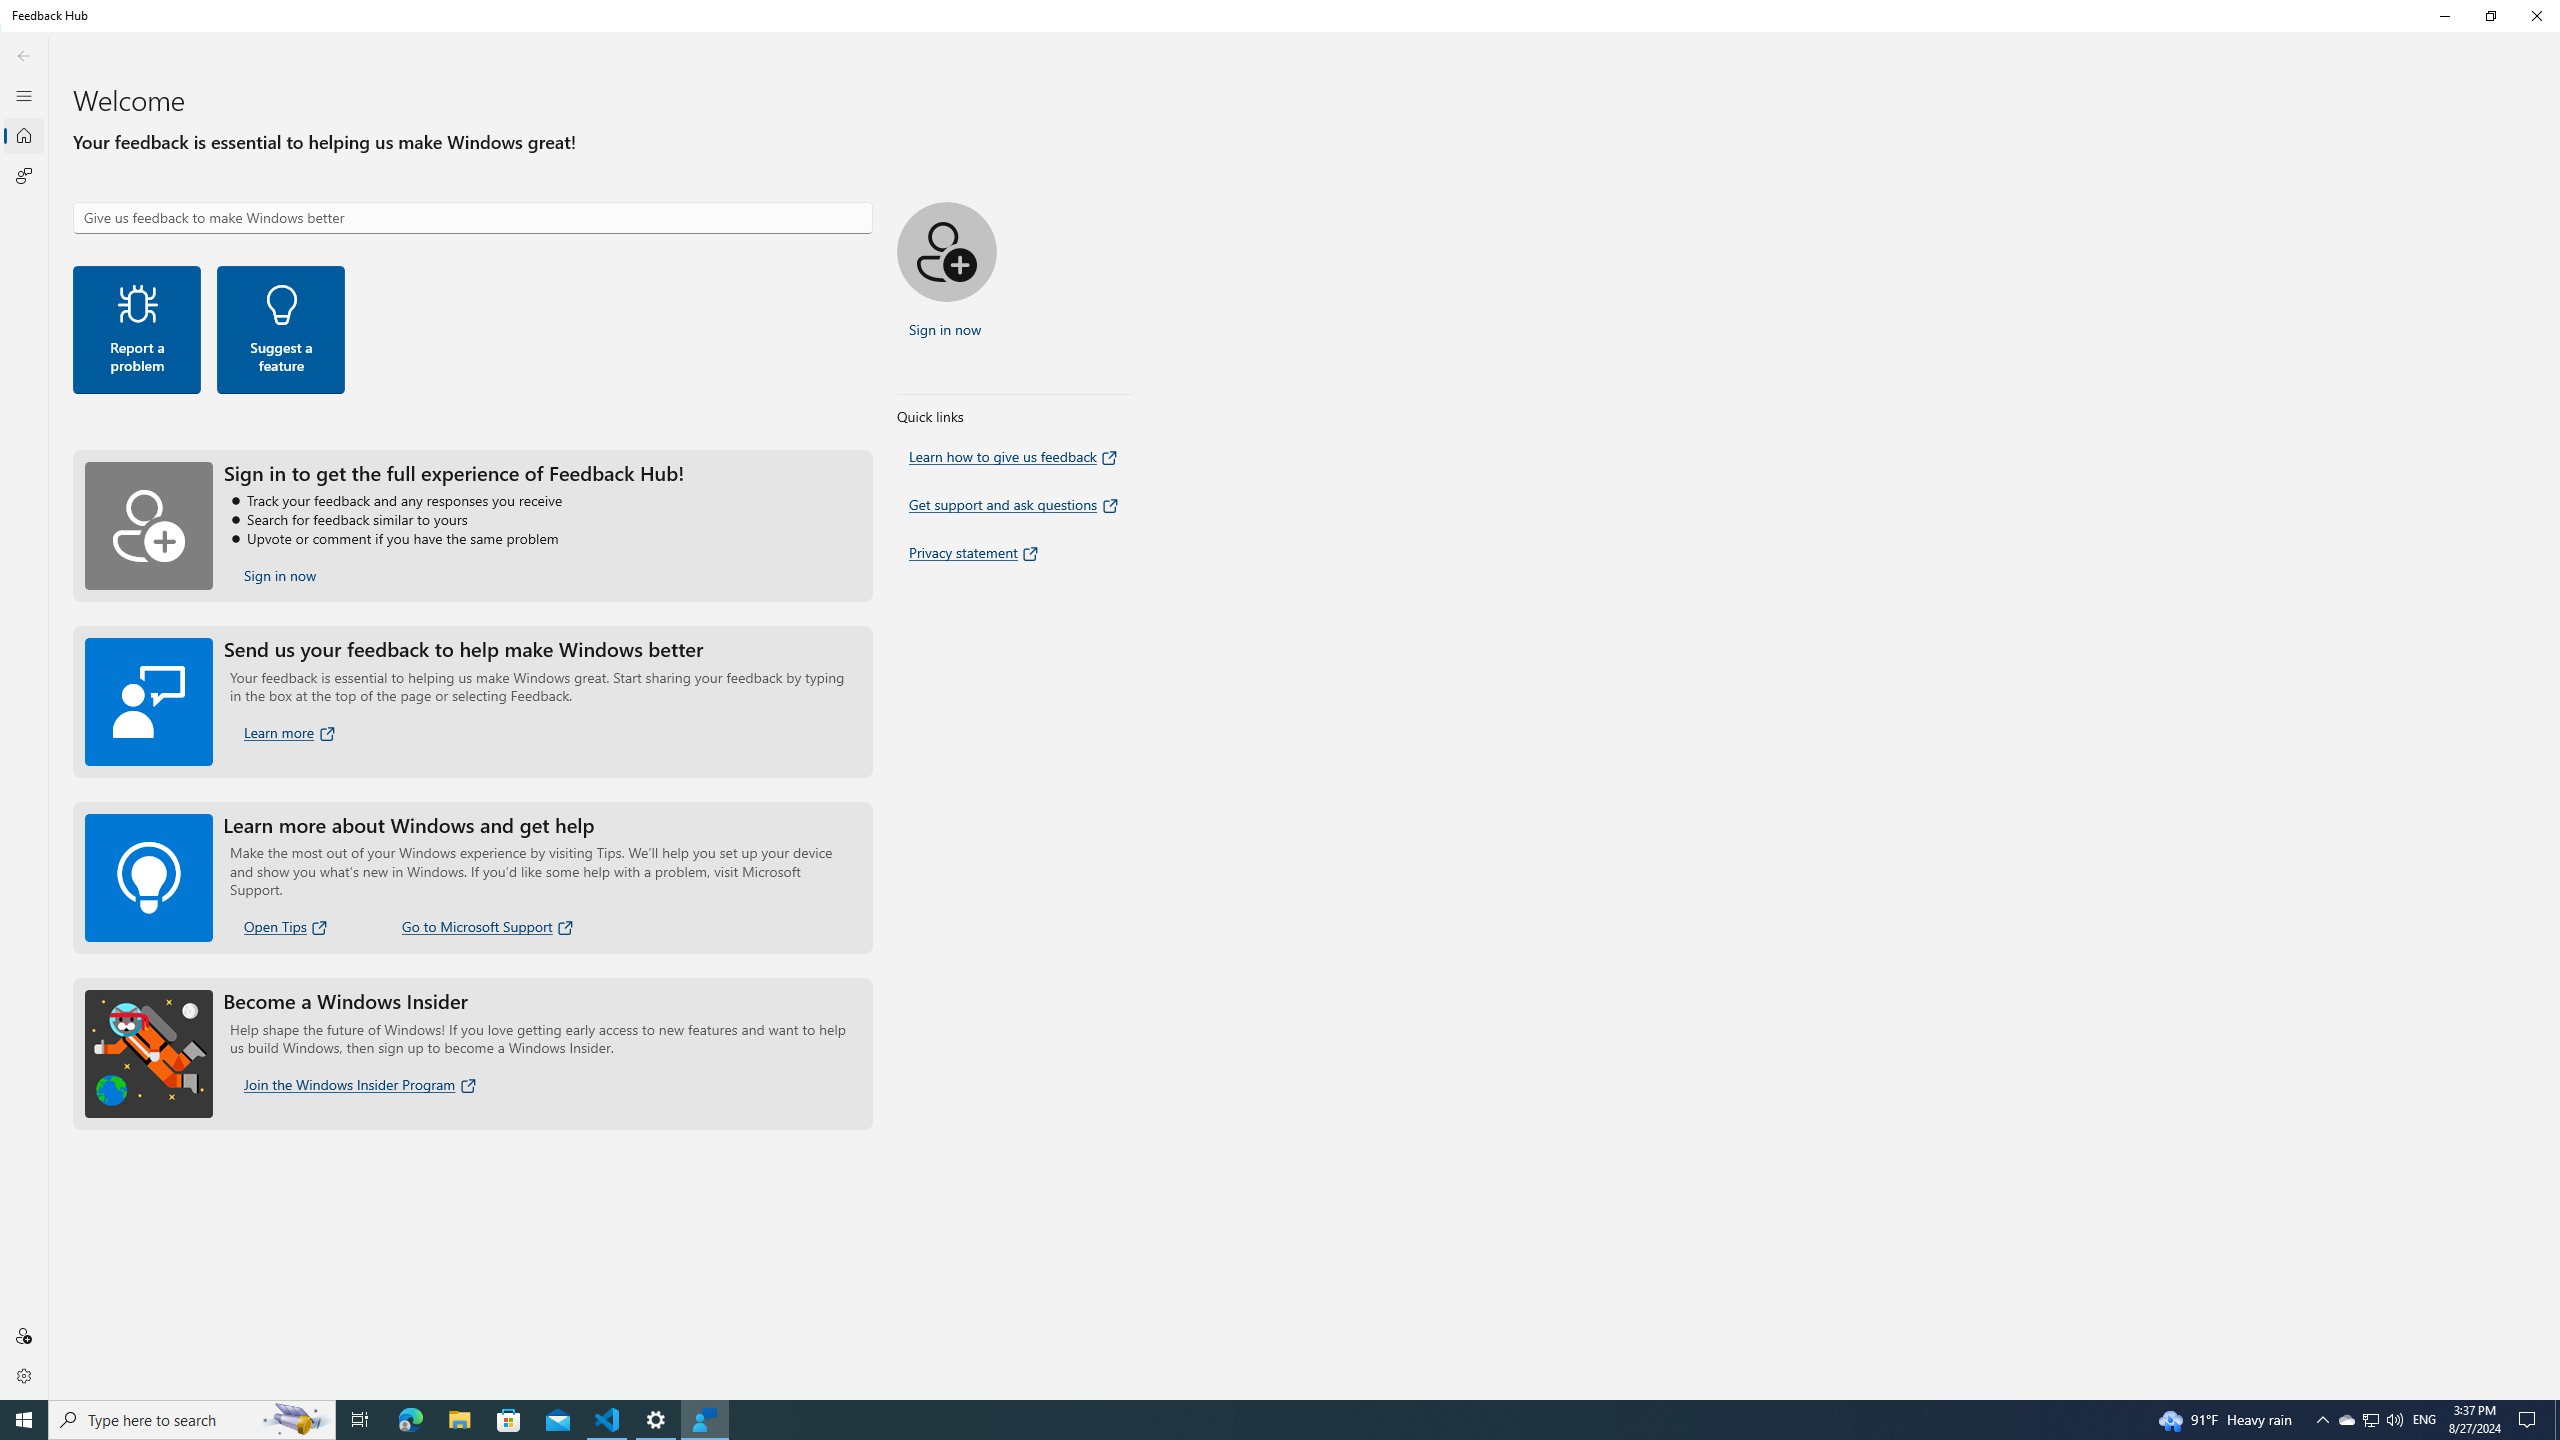  I want to click on 'Give us feedback to make Windows better', so click(472, 217).